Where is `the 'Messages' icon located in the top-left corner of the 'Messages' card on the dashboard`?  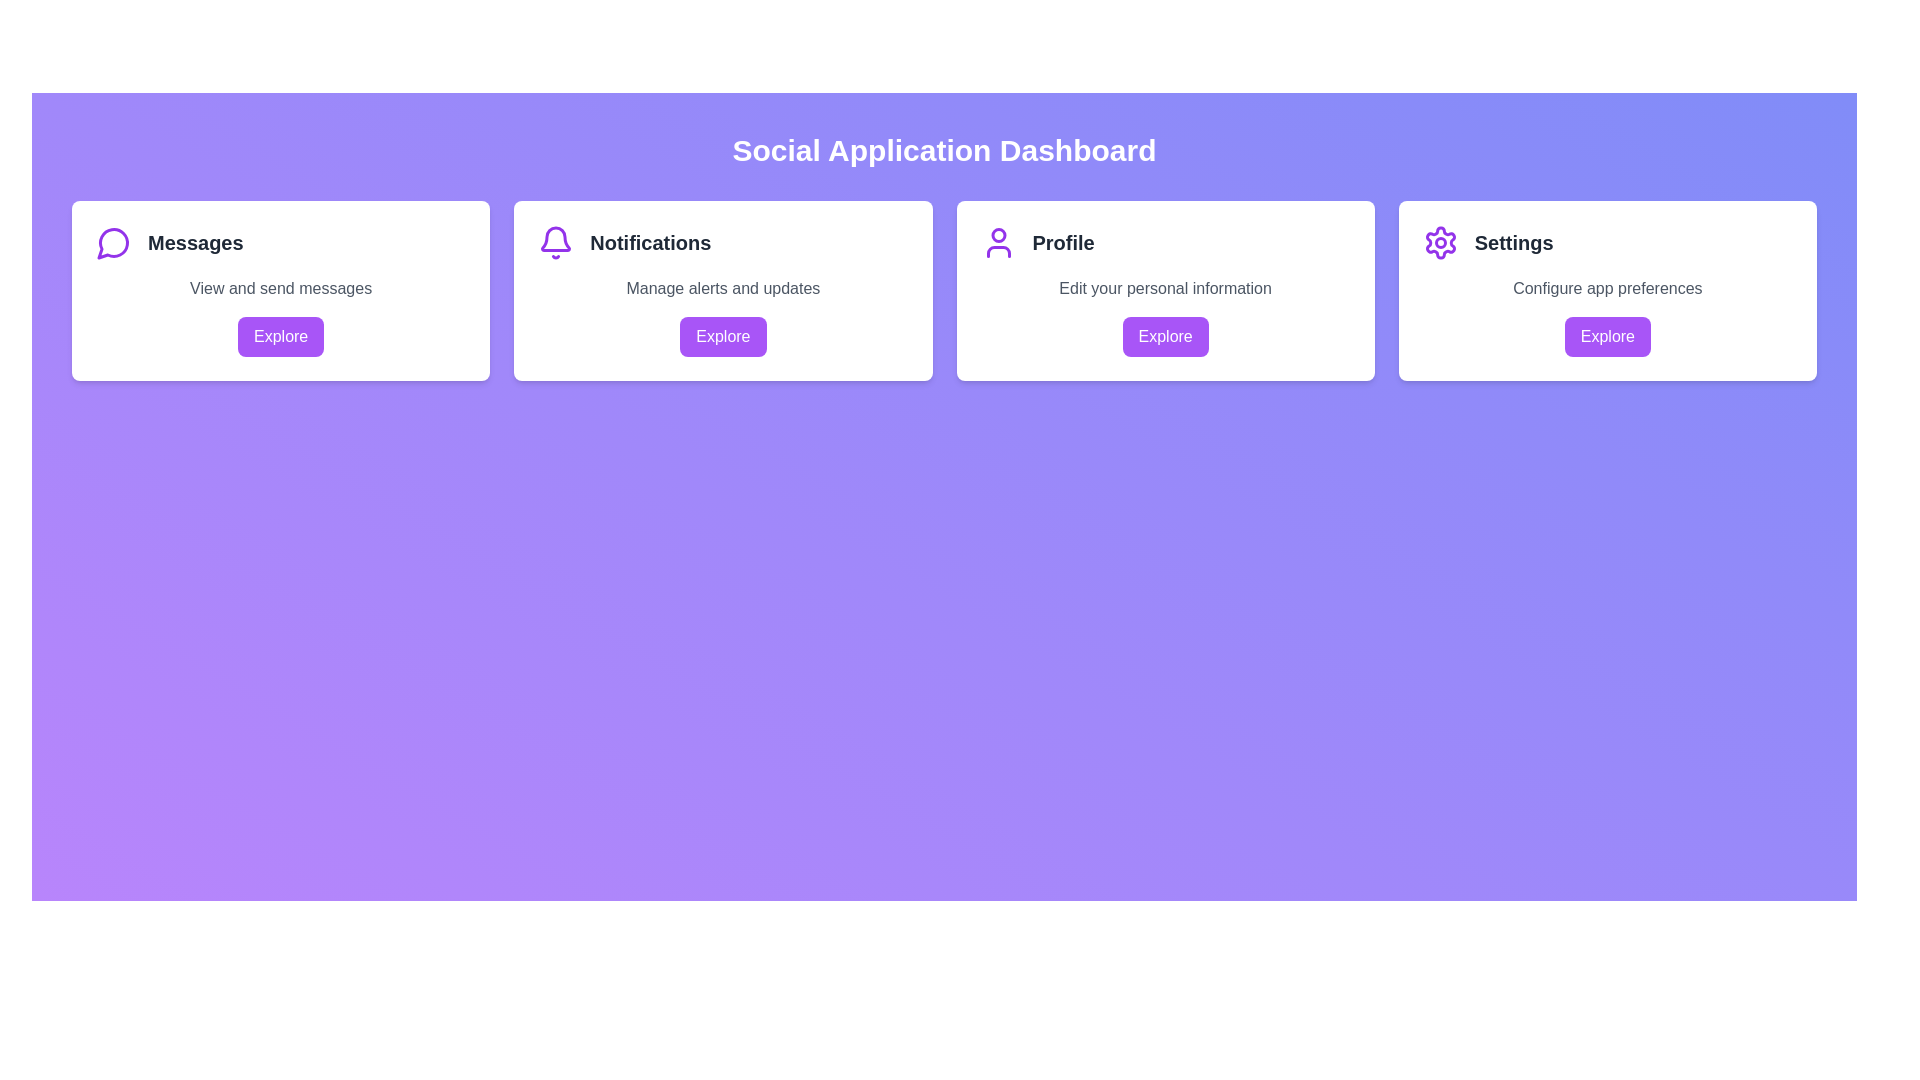
the 'Messages' icon located in the top-left corner of the 'Messages' card on the dashboard is located at coordinates (113, 242).